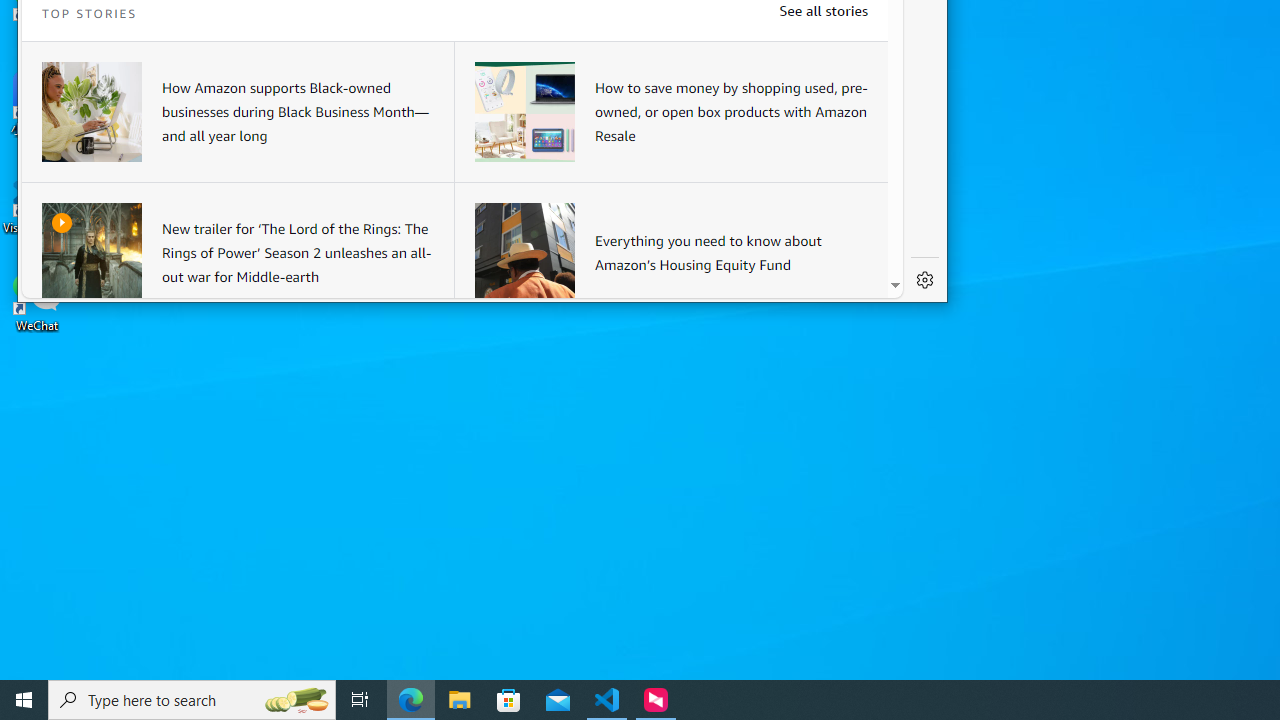 The height and width of the screenshot is (720, 1280). What do you see at coordinates (606, 698) in the screenshot?
I see `'Visual Studio Code - 1 running window'` at bounding box center [606, 698].